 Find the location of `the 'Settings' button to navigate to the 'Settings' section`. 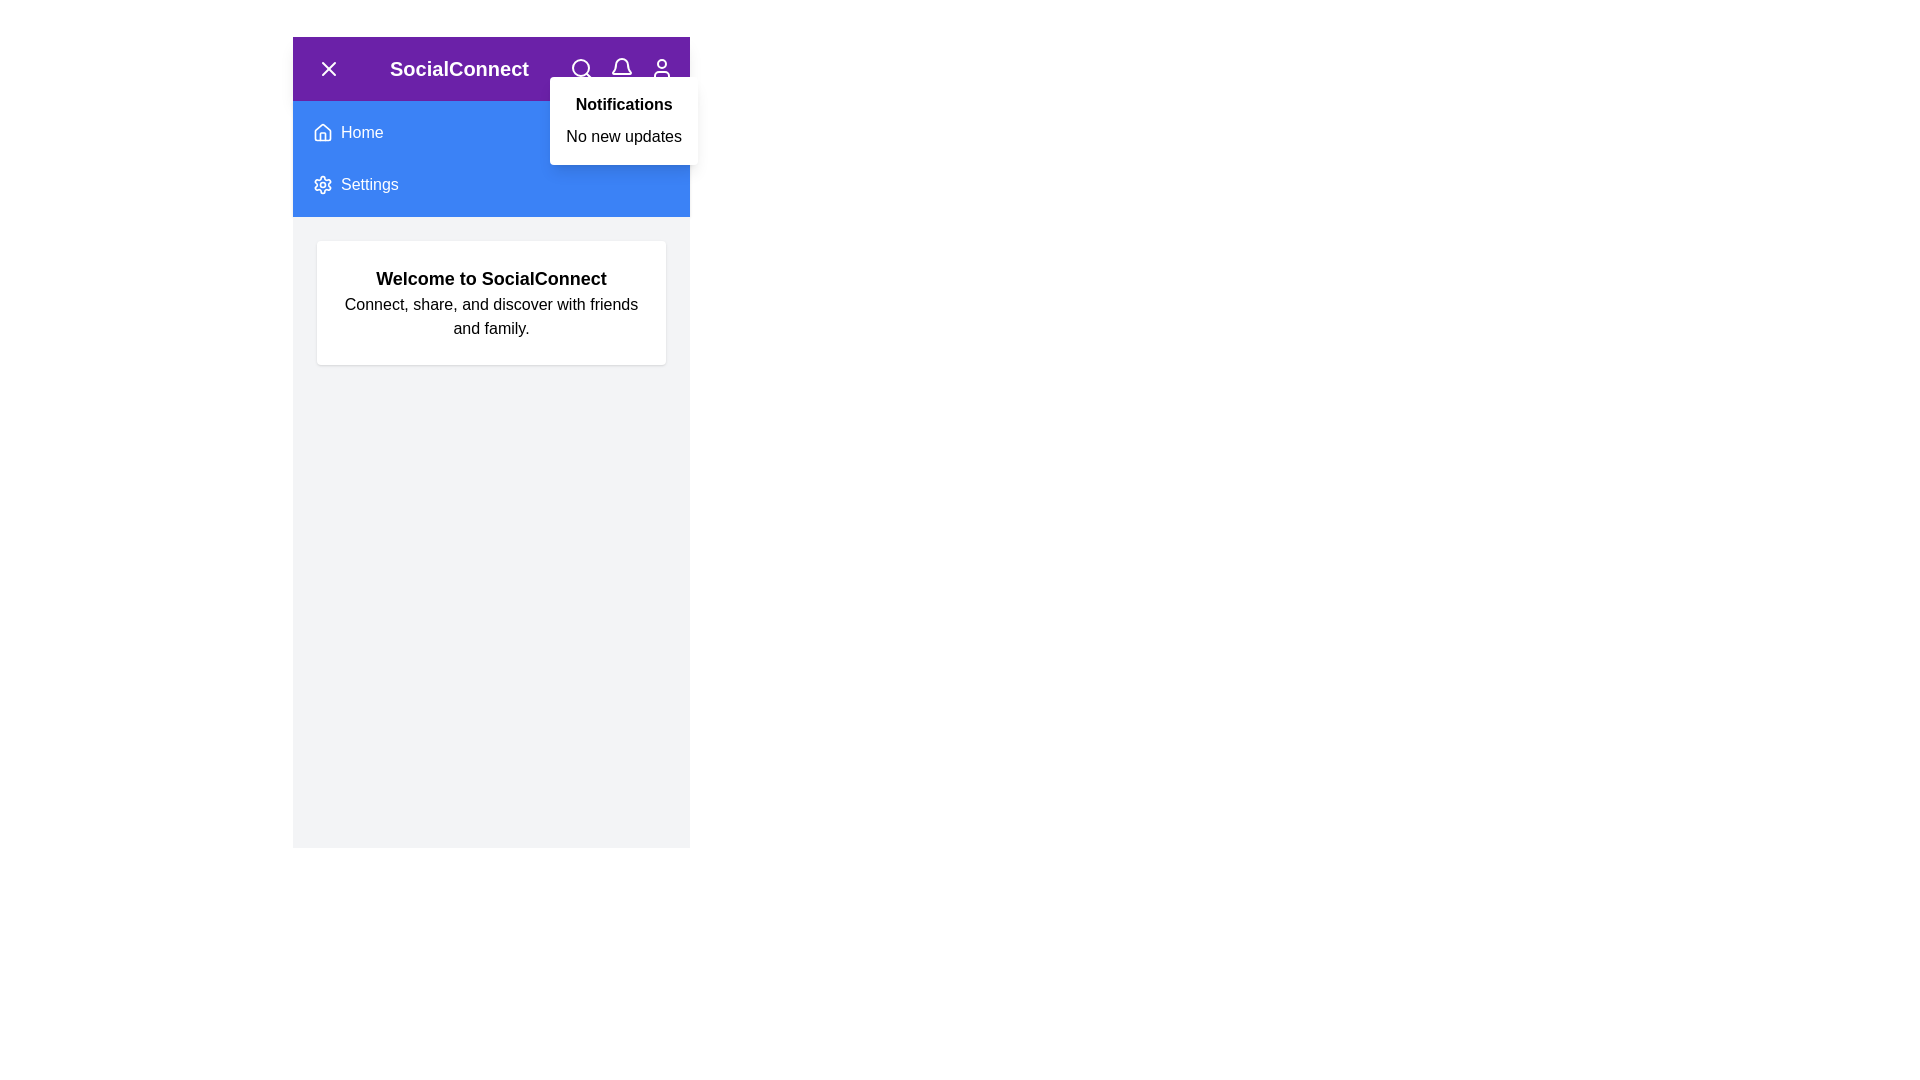

the 'Settings' button to navigate to the 'Settings' section is located at coordinates (490, 185).